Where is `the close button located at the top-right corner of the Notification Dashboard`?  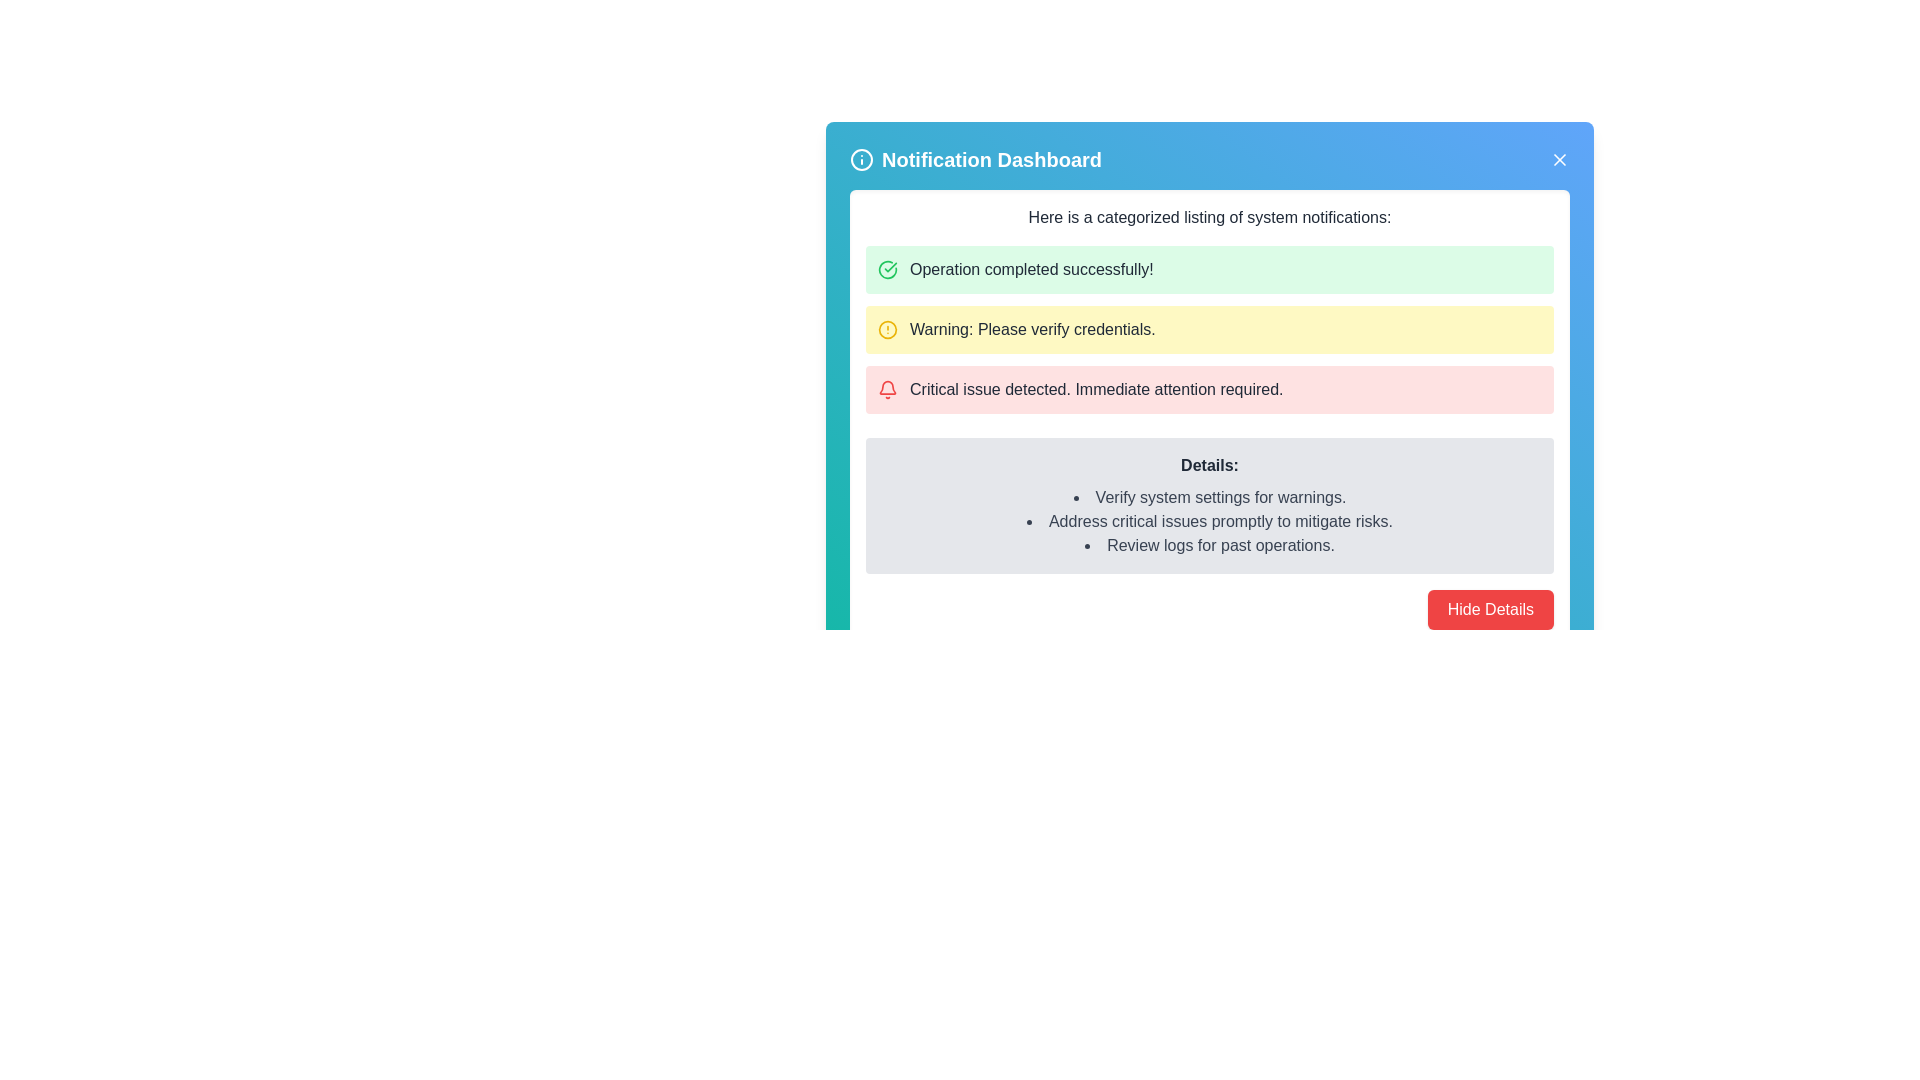
the close button located at the top-right corner of the Notification Dashboard is located at coordinates (1559, 158).